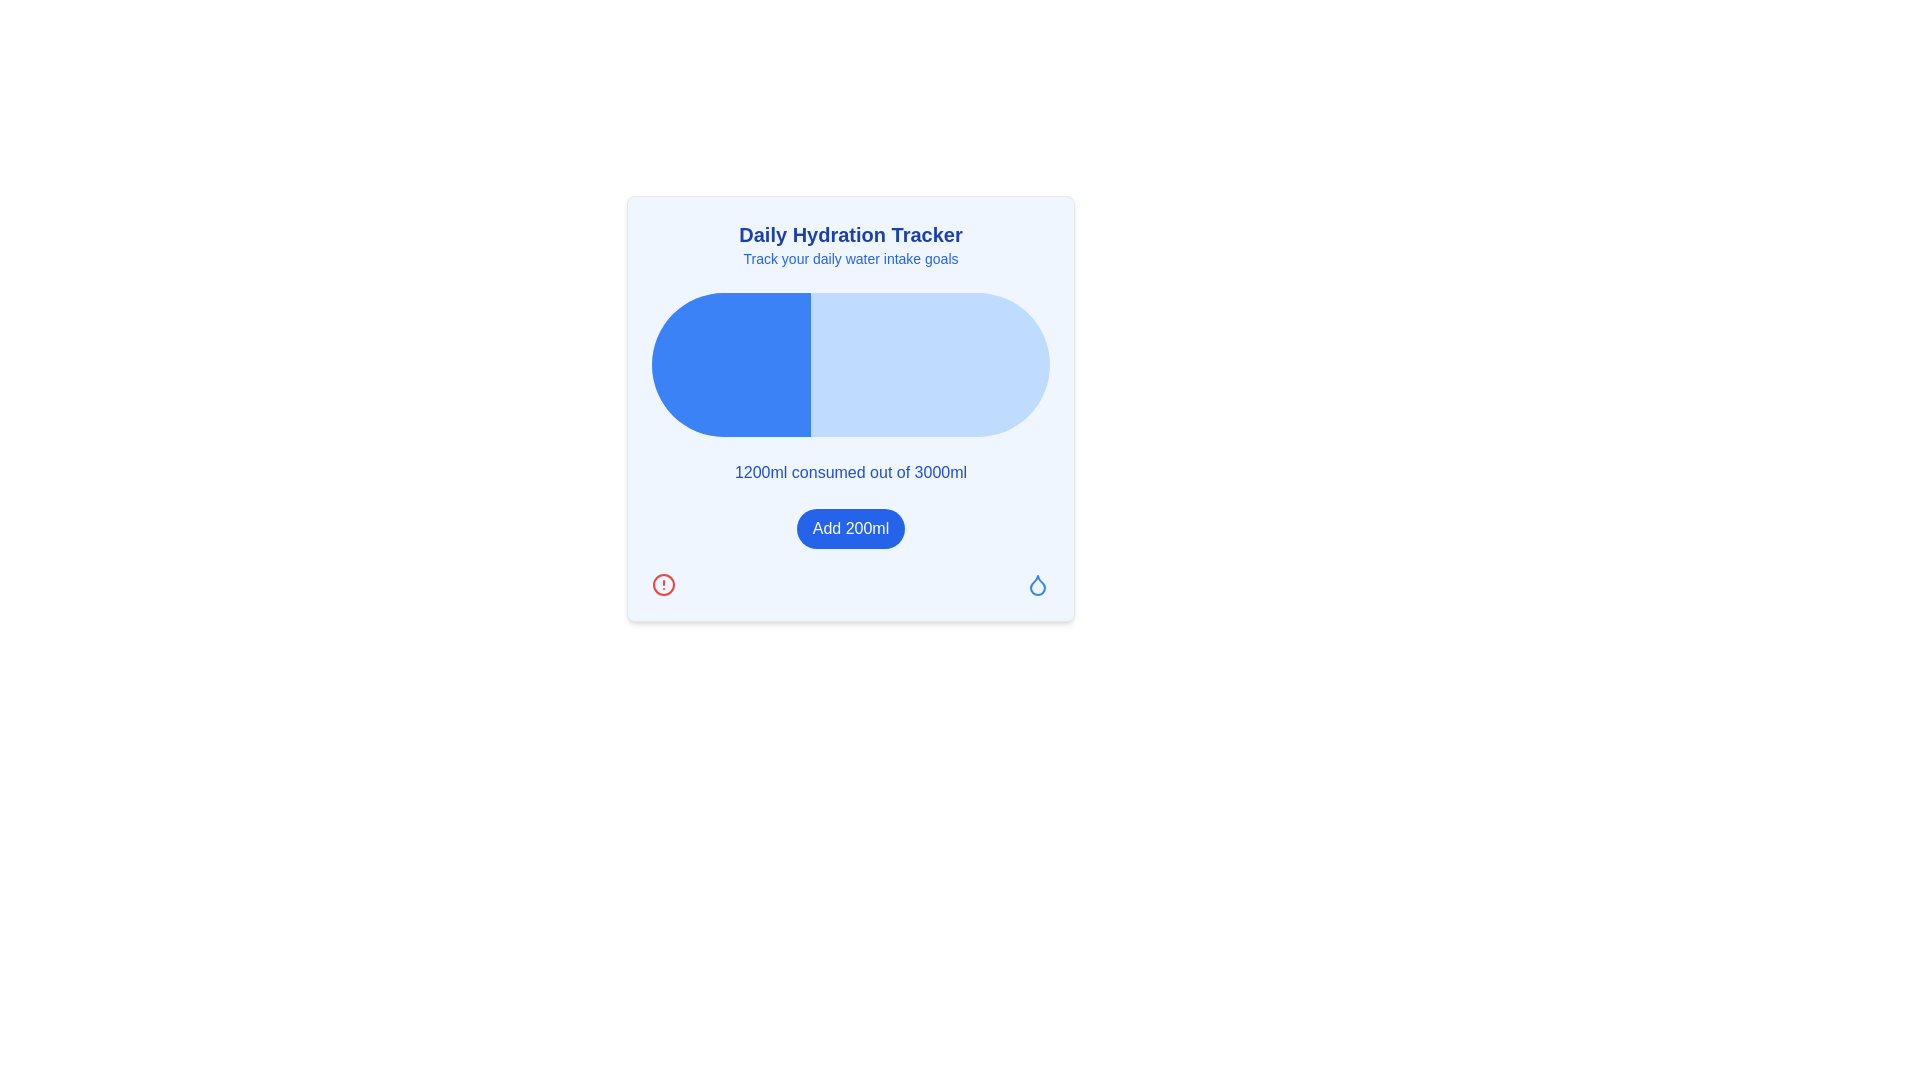 This screenshot has height=1080, width=1920. What do you see at coordinates (850, 527) in the screenshot?
I see `the button that adds 200ml to the water intake counter, located beneath the text '1200ml consumed out of 3000ml'` at bounding box center [850, 527].